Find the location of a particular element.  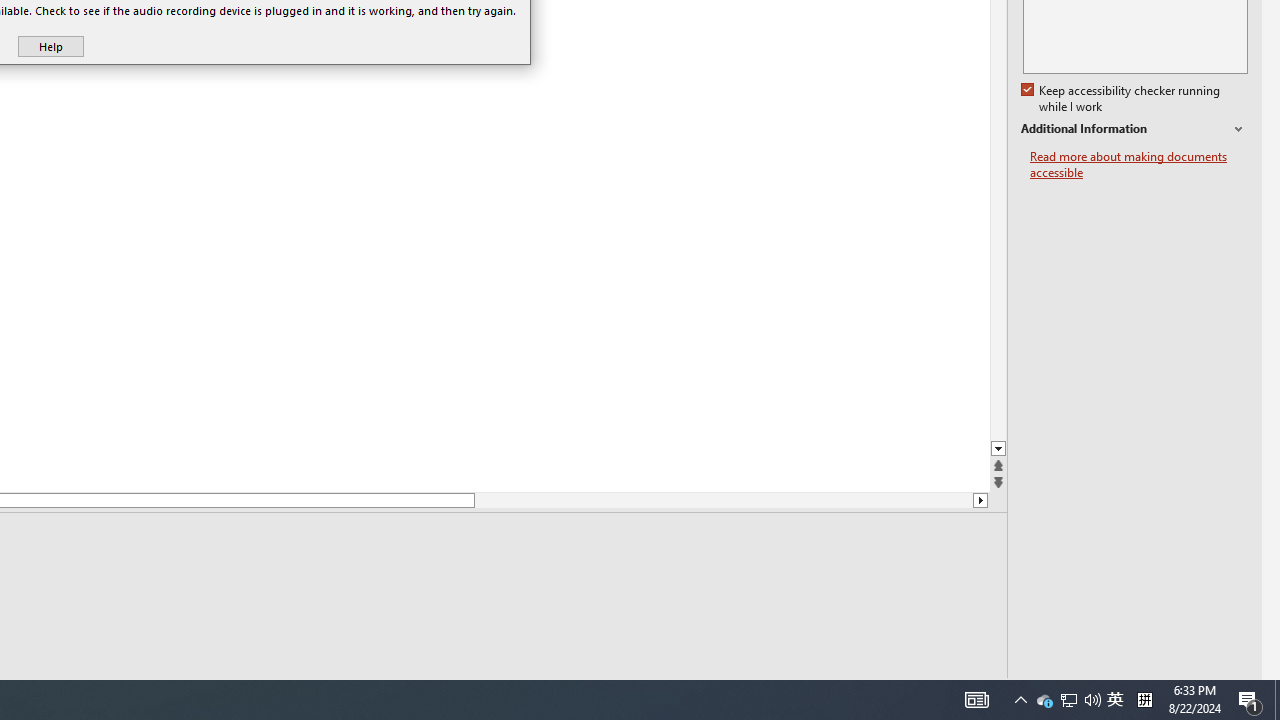

'Additional Information' is located at coordinates (1134, 129).